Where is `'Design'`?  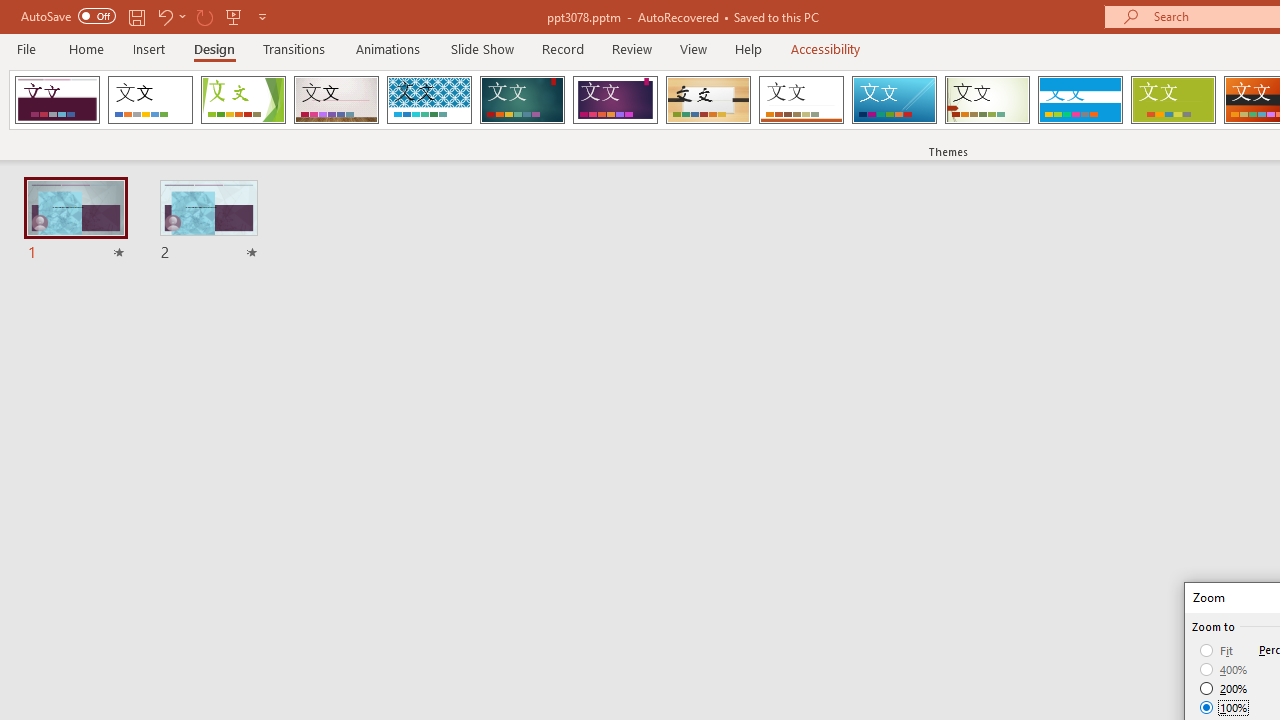 'Design' is located at coordinates (214, 48).